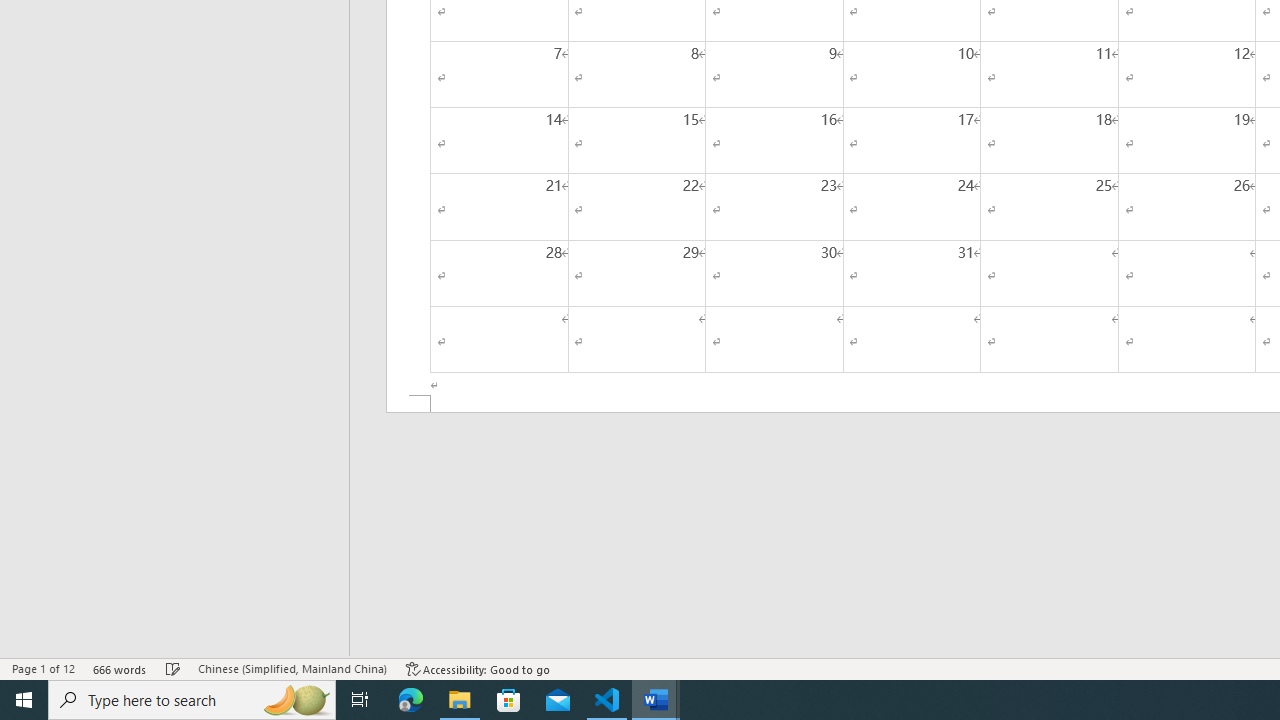 The height and width of the screenshot is (720, 1280). What do you see at coordinates (119, 669) in the screenshot?
I see `'Word Count 666 words'` at bounding box center [119, 669].